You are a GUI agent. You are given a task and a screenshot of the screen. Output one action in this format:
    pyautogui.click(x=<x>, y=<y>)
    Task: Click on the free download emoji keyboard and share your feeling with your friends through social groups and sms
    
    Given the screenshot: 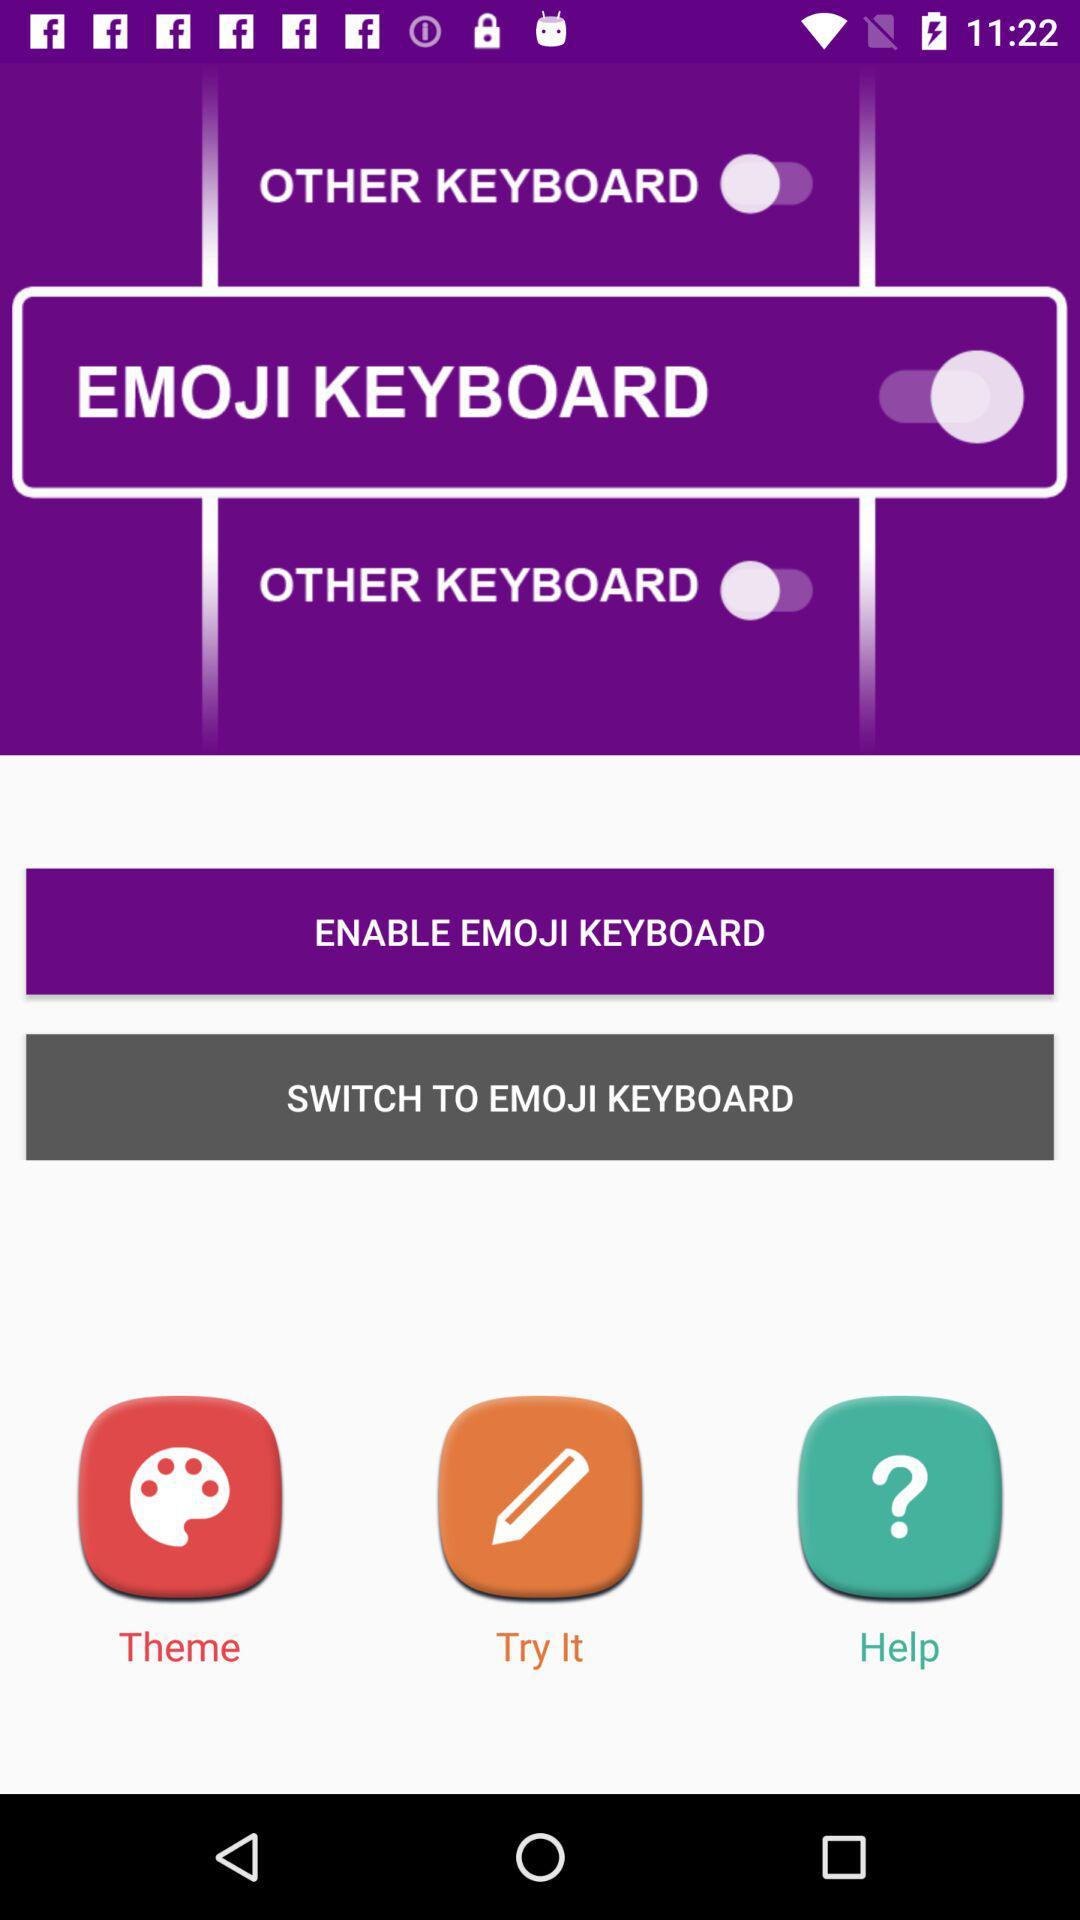 What is the action you would take?
    pyautogui.click(x=540, y=1500)
    